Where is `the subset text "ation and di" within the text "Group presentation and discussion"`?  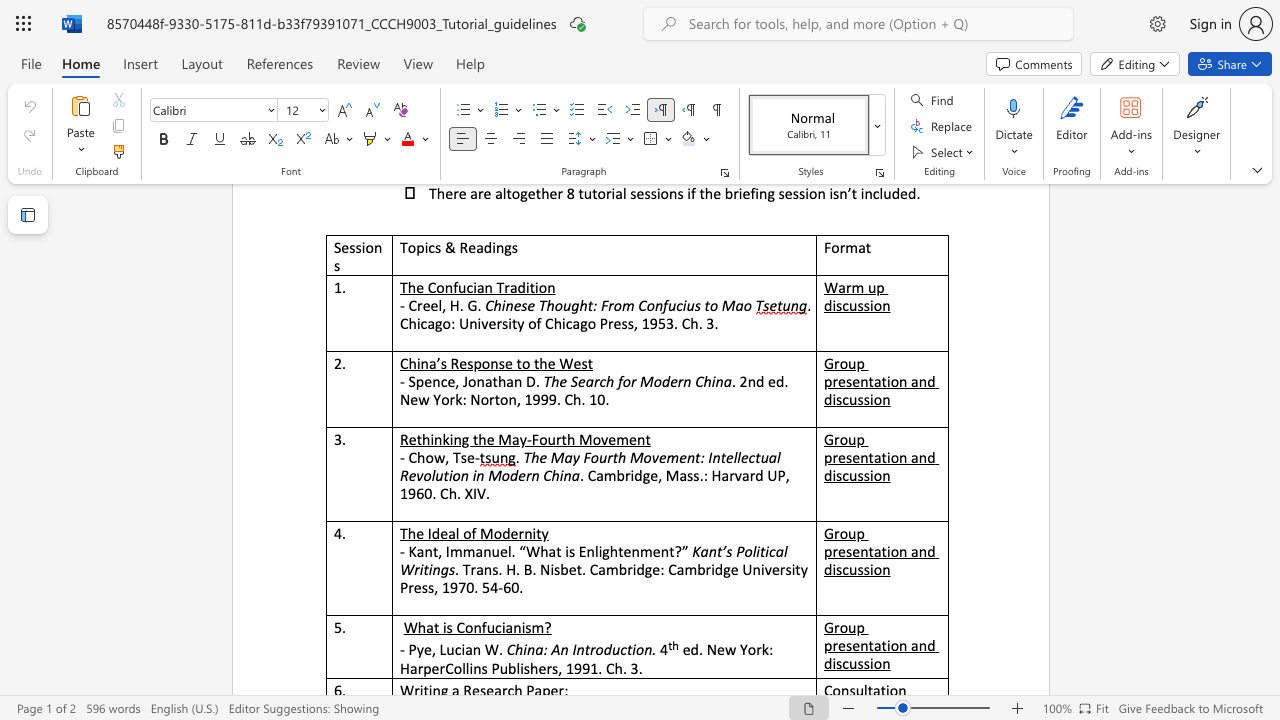 the subset text "ation and di" within the text "Group presentation and discussion" is located at coordinates (873, 551).